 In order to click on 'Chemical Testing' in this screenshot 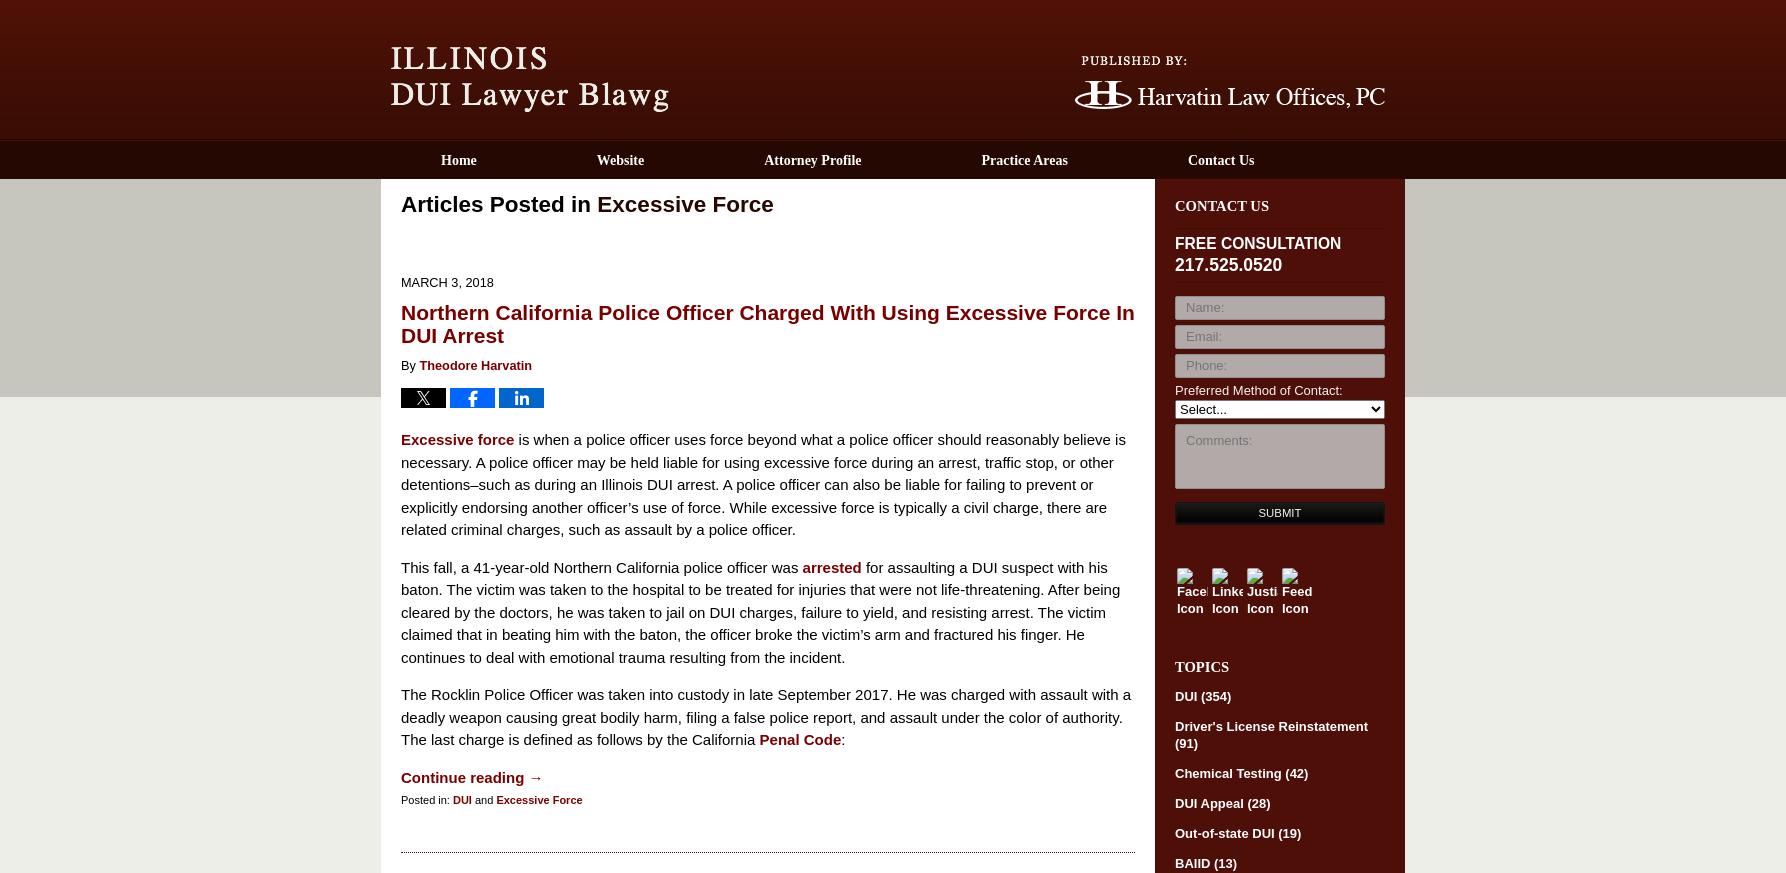, I will do `click(1230, 771)`.